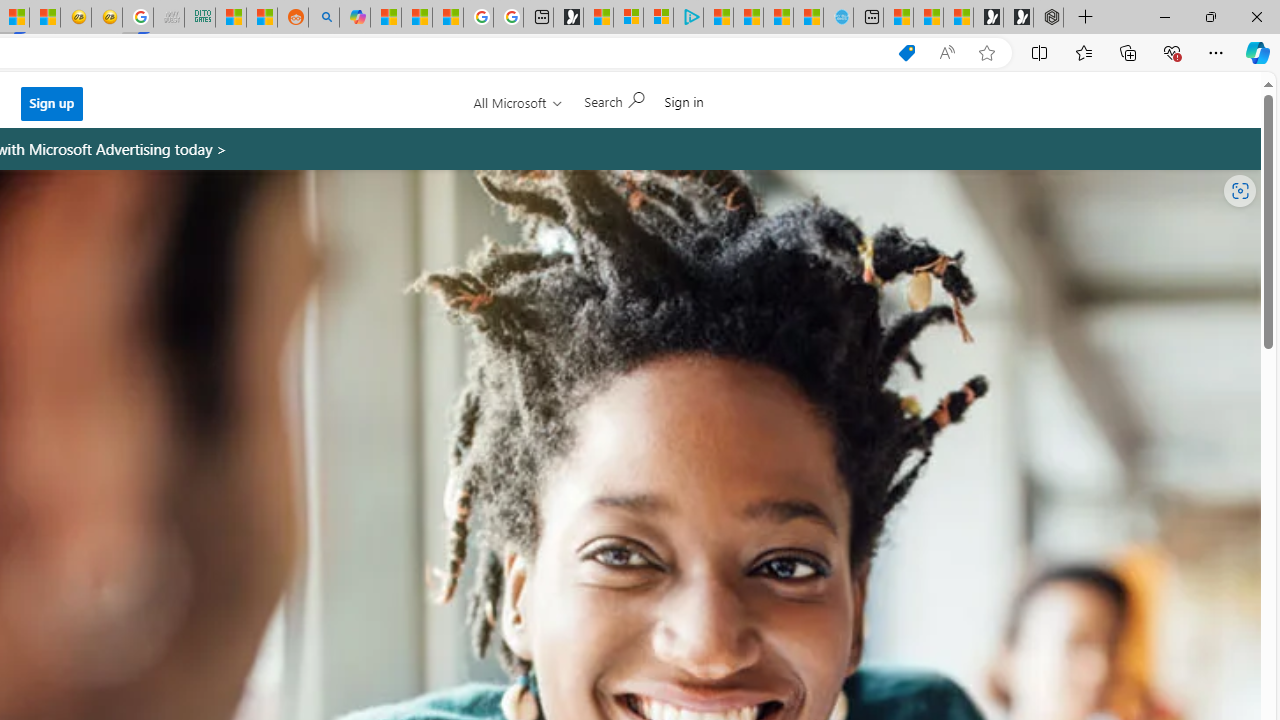 The height and width of the screenshot is (720, 1280). I want to click on 'Sign up', so click(51, 103).